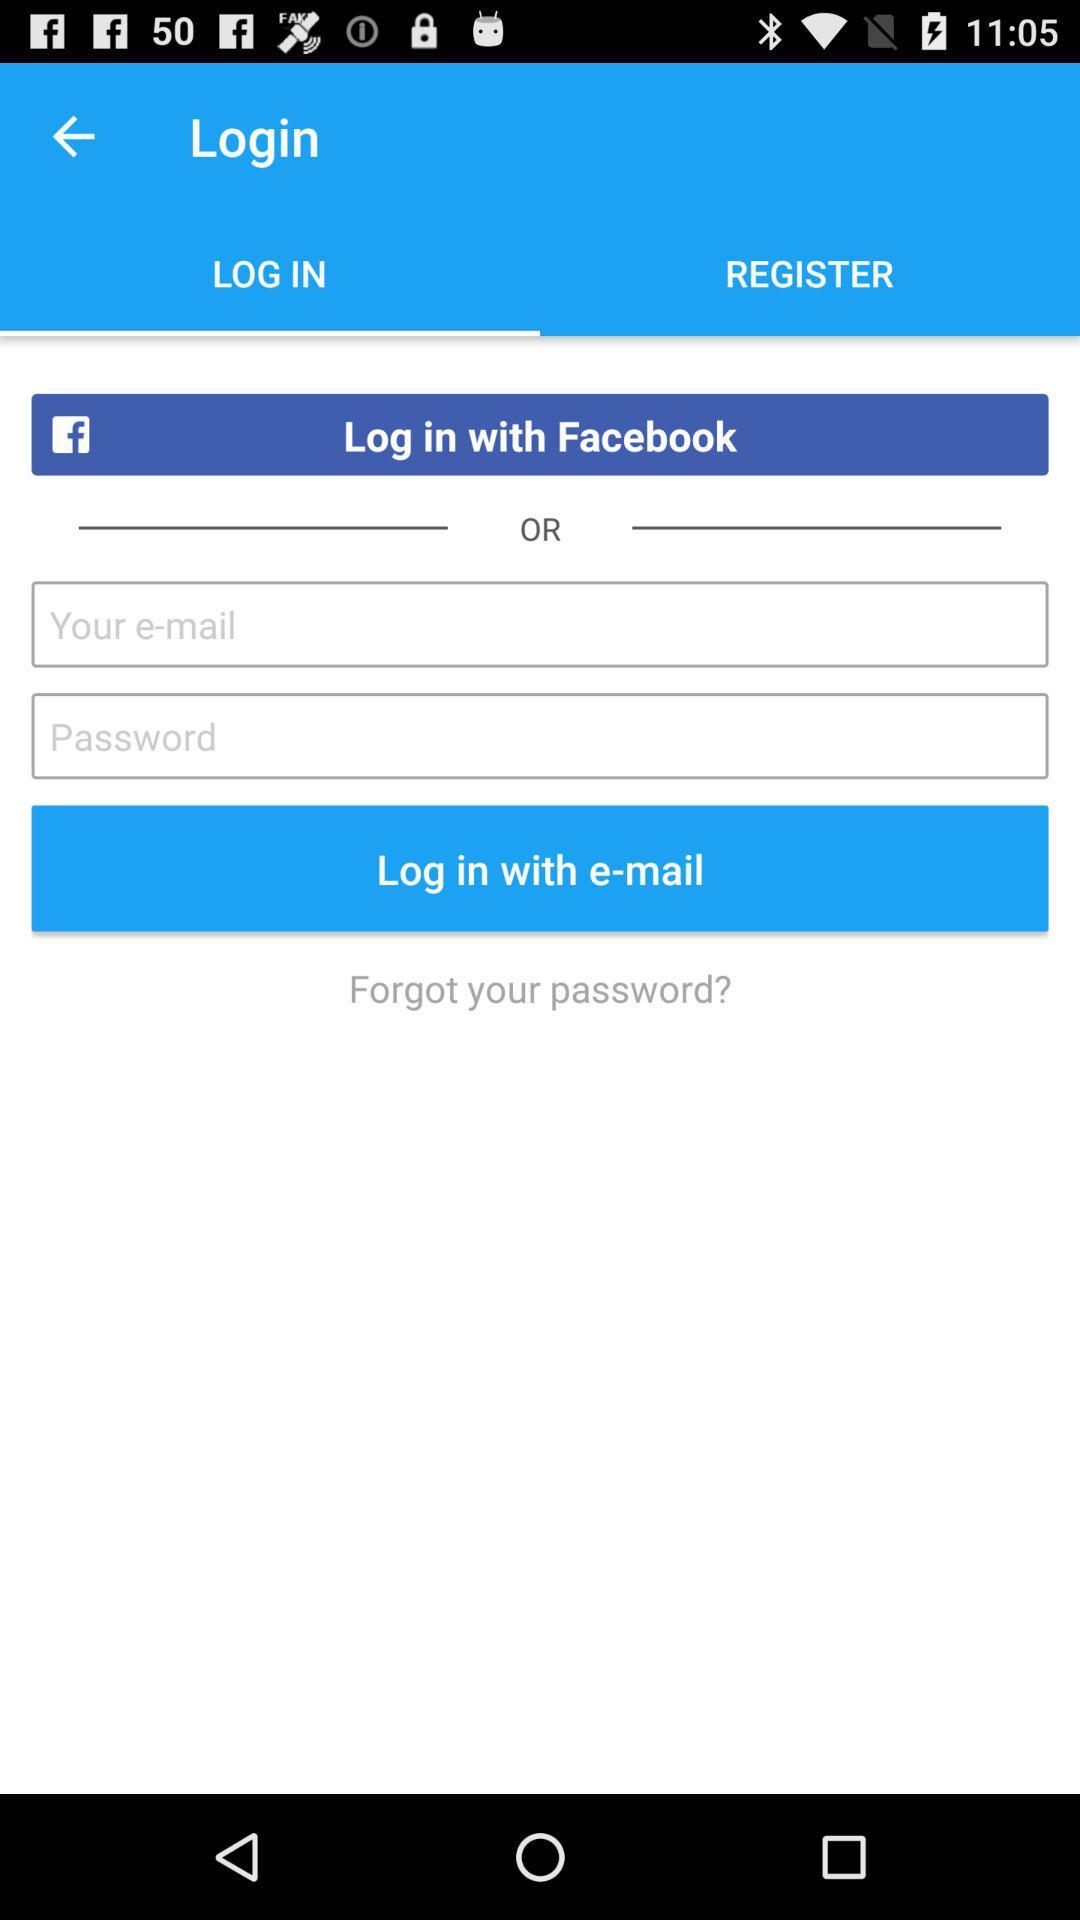 Image resolution: width=1080 pixels, height=1920 pixels. Describe the element at coordinates (540, 623) in the screenshot. I see `open field for email address` at that location.